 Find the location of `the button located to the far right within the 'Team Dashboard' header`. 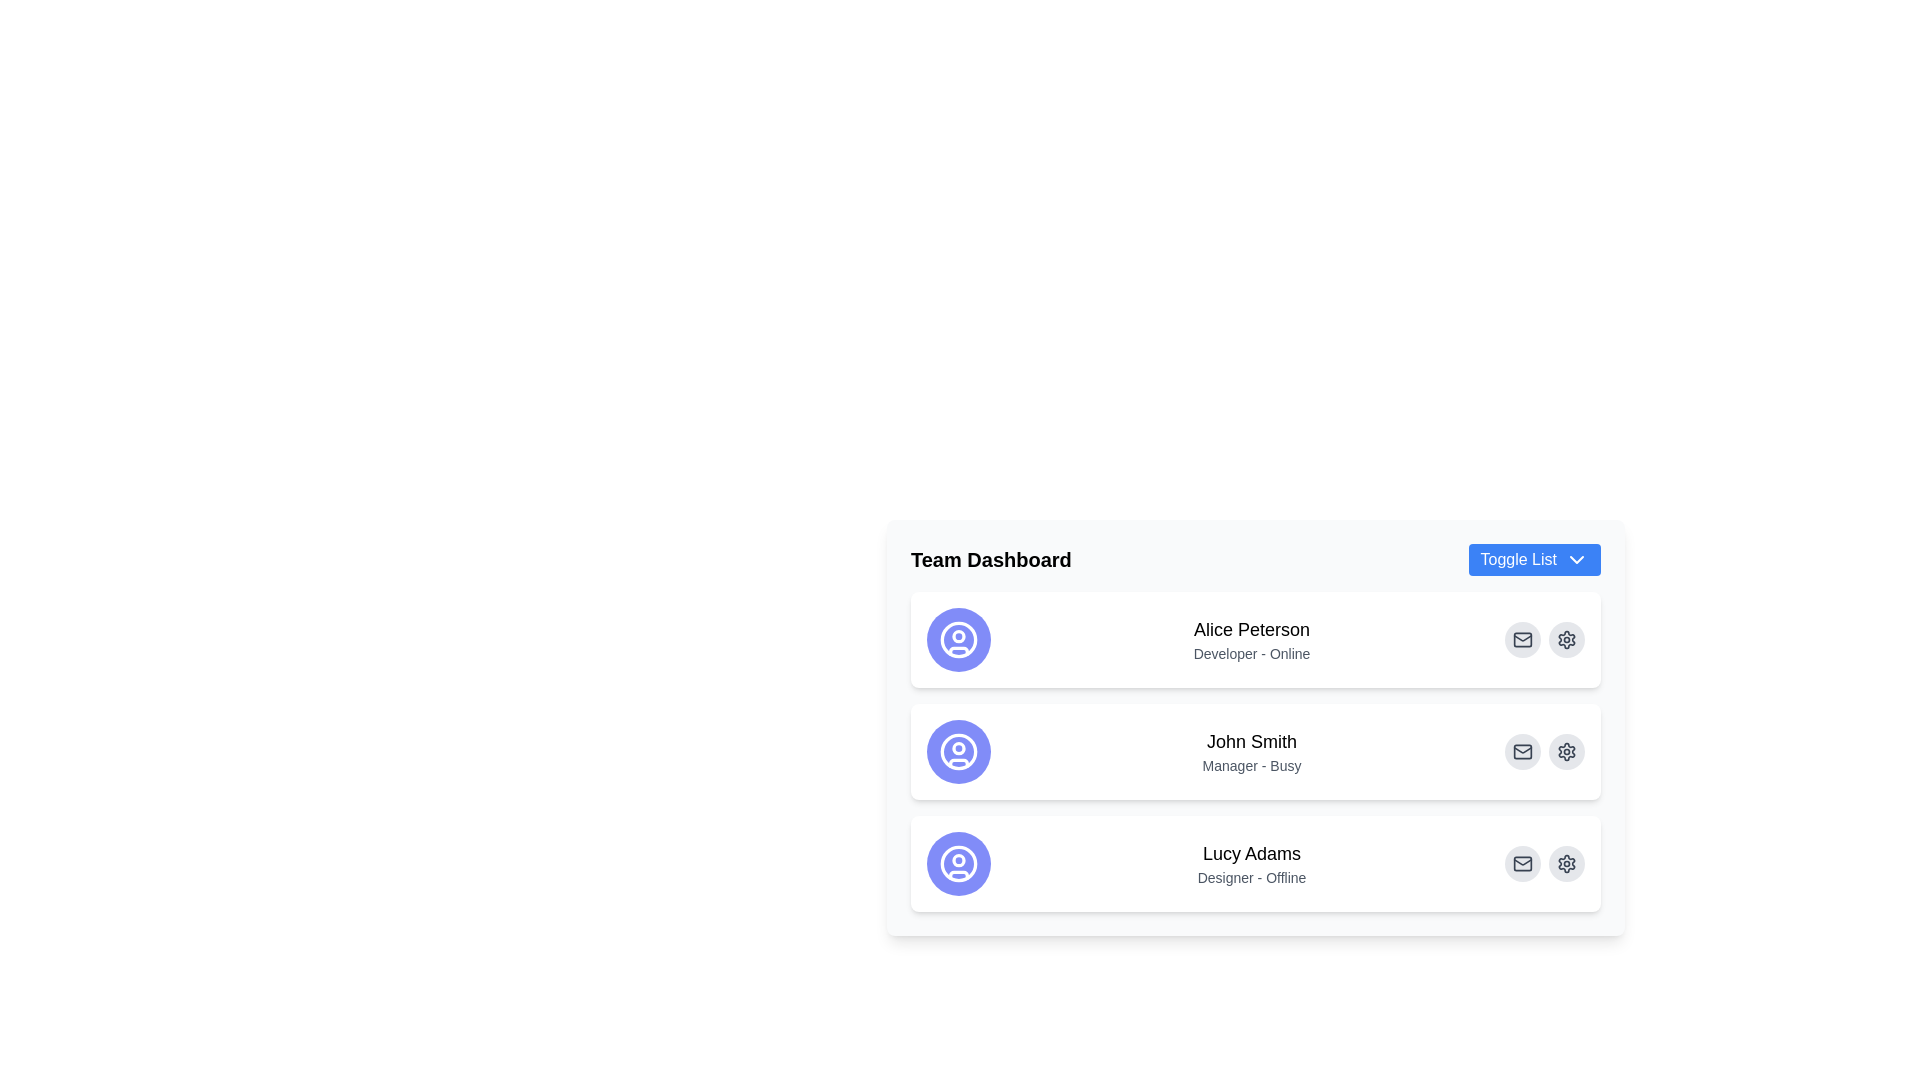

the button located to the far right within the 'Team Dashboard' header is located at coordinates (1533, 559).